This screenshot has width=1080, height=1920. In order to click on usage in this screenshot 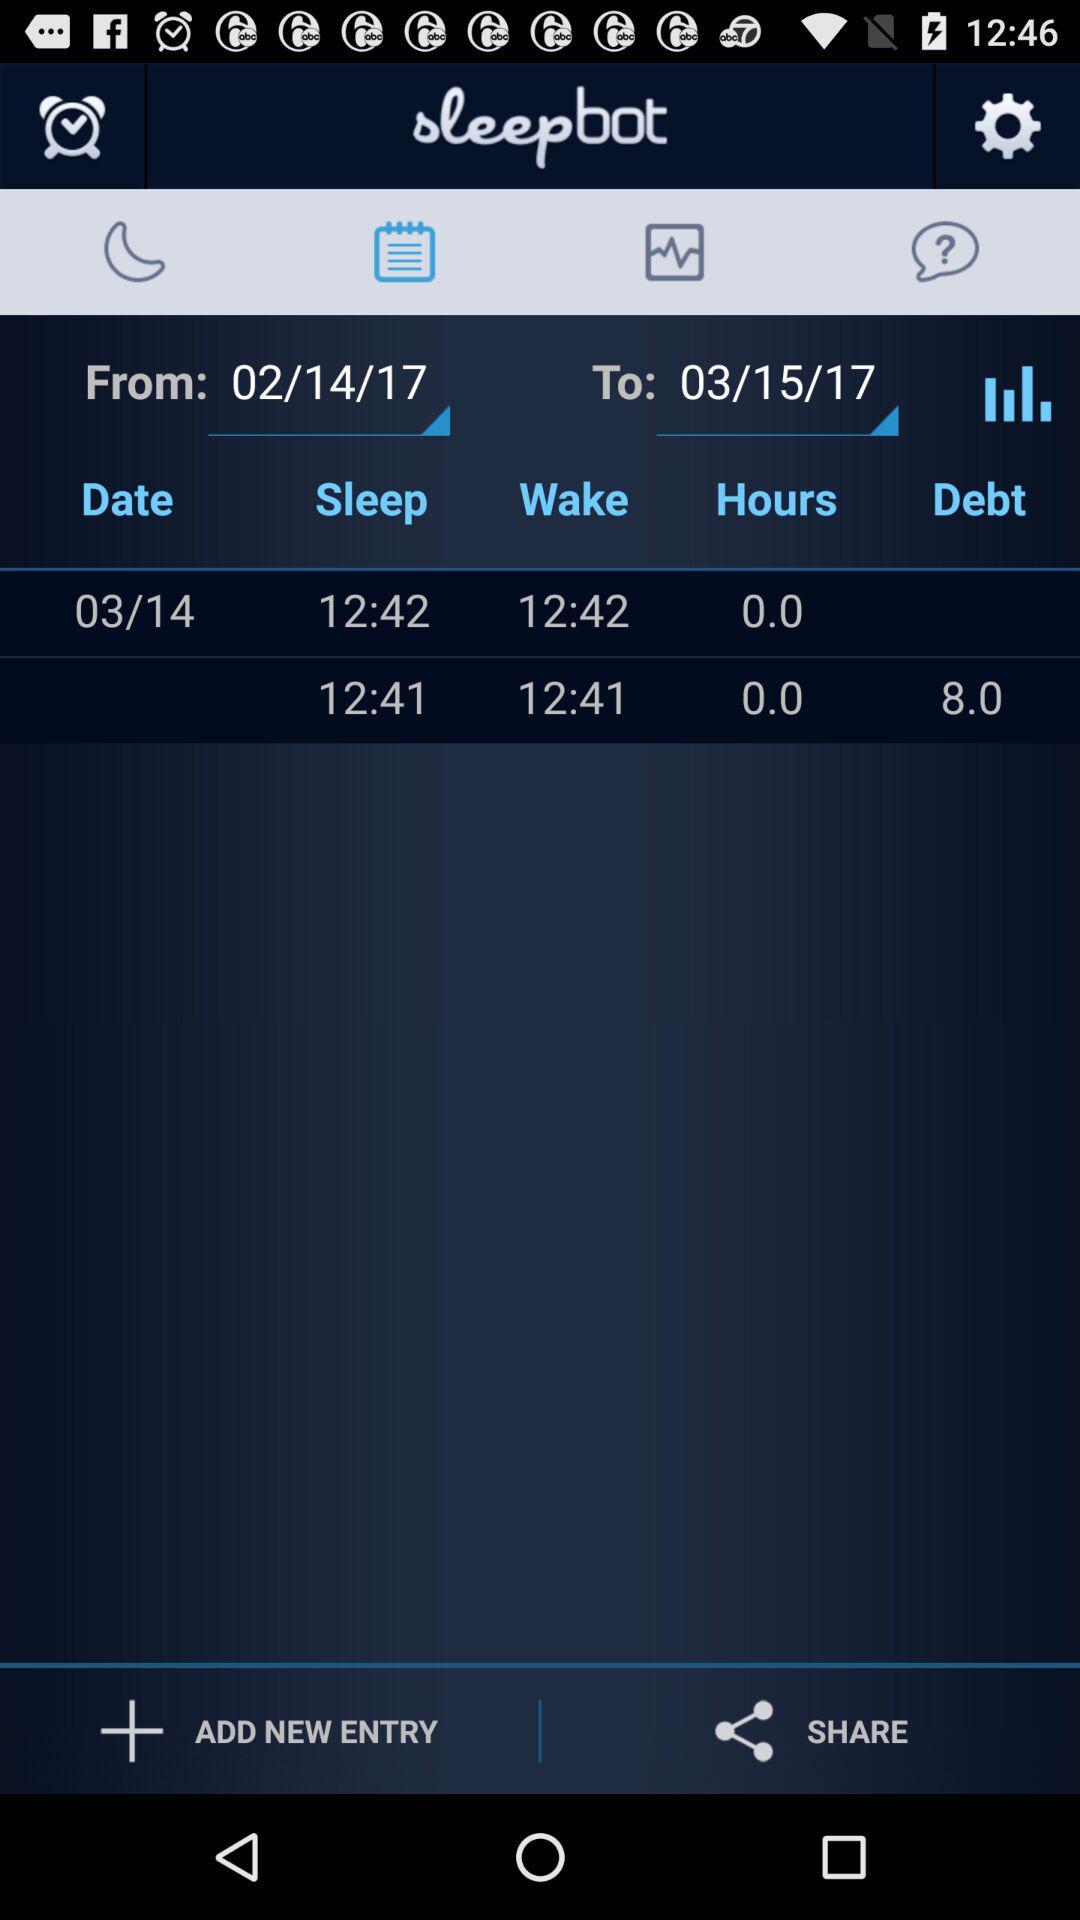, I will do `click(1018, 378)`.